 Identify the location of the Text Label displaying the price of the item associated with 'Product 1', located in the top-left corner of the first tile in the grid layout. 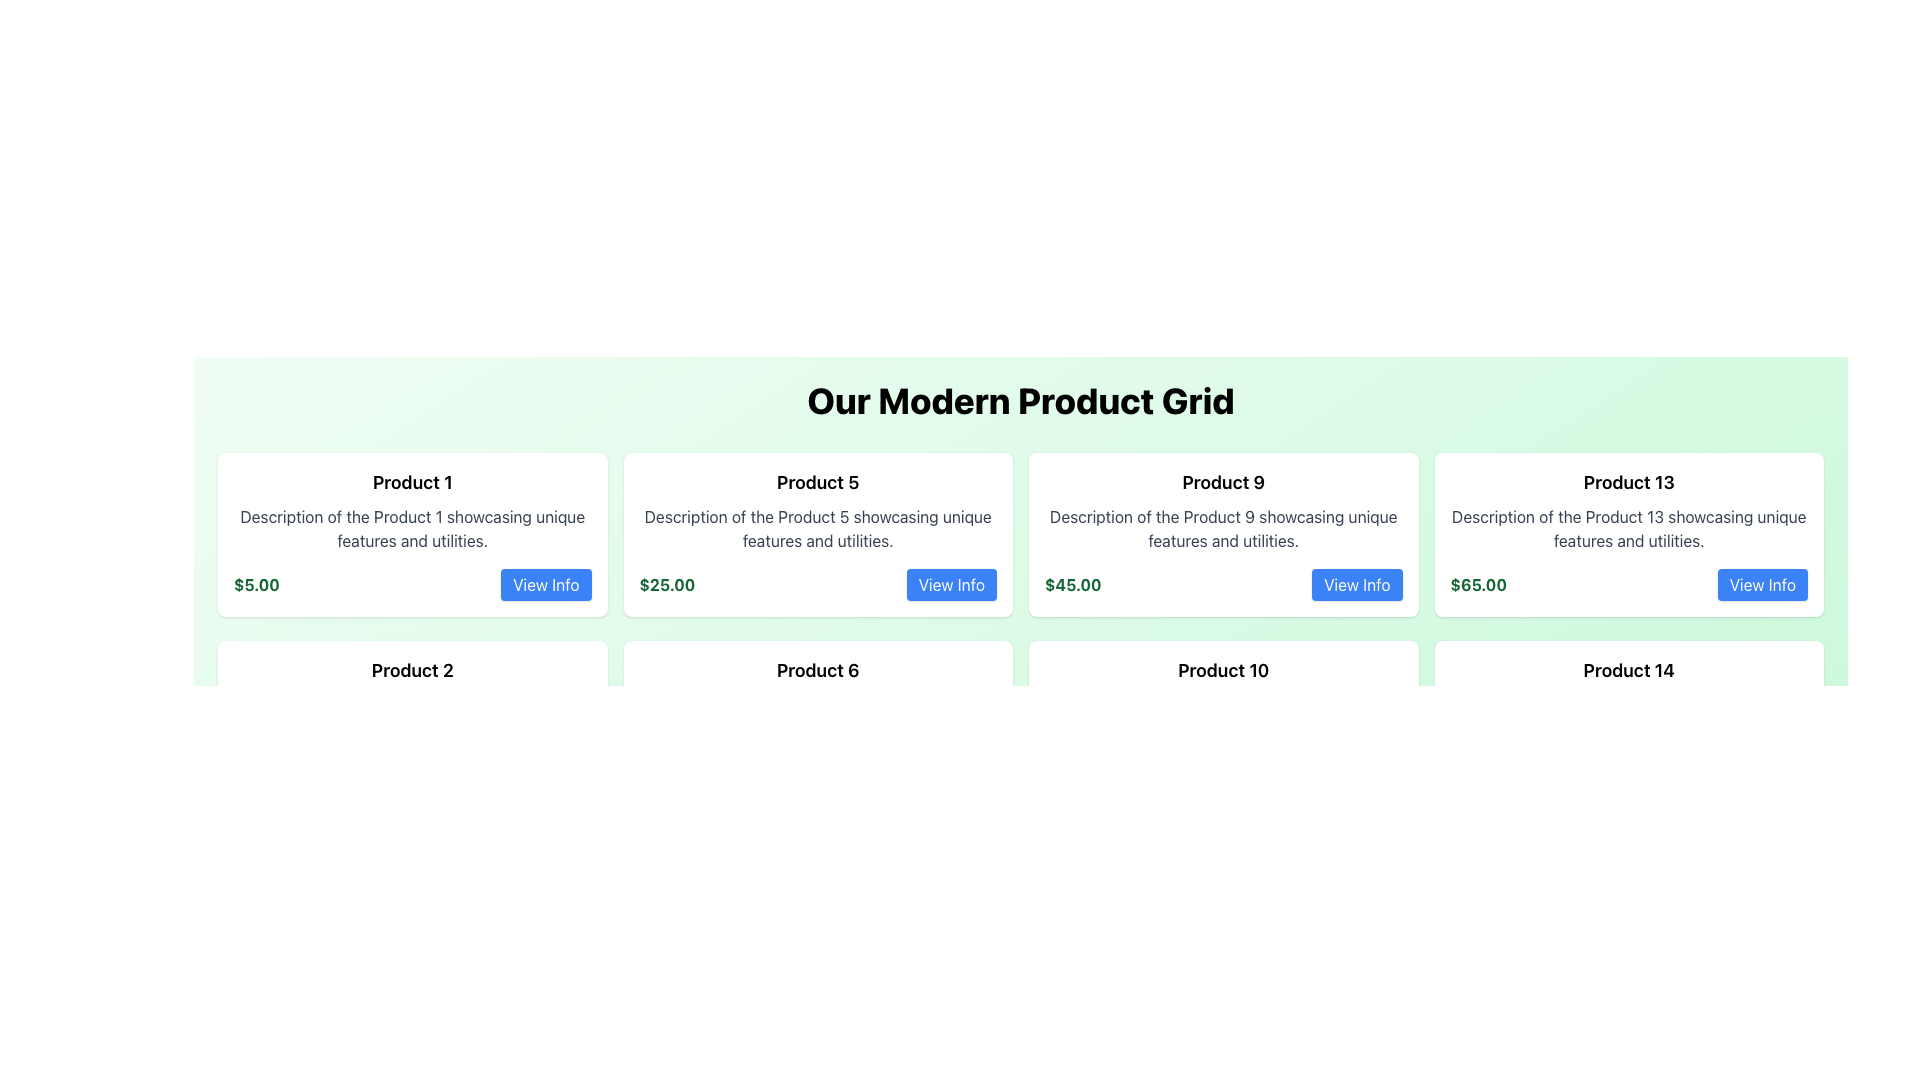
(255, 585).